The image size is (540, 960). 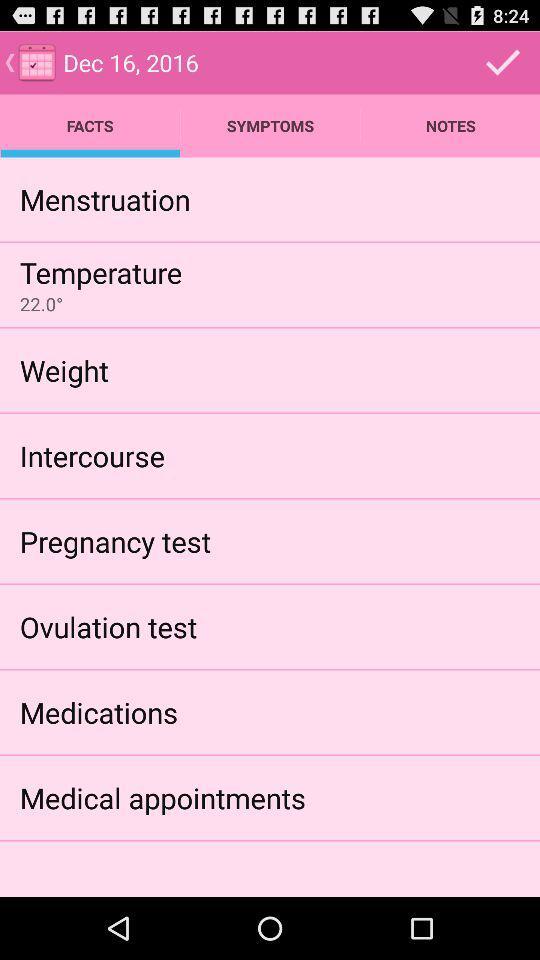 What do you see at coordinates (41, 304) in the screenshot?
I see `the icon above the weight app` at bounding box center [41, 304].